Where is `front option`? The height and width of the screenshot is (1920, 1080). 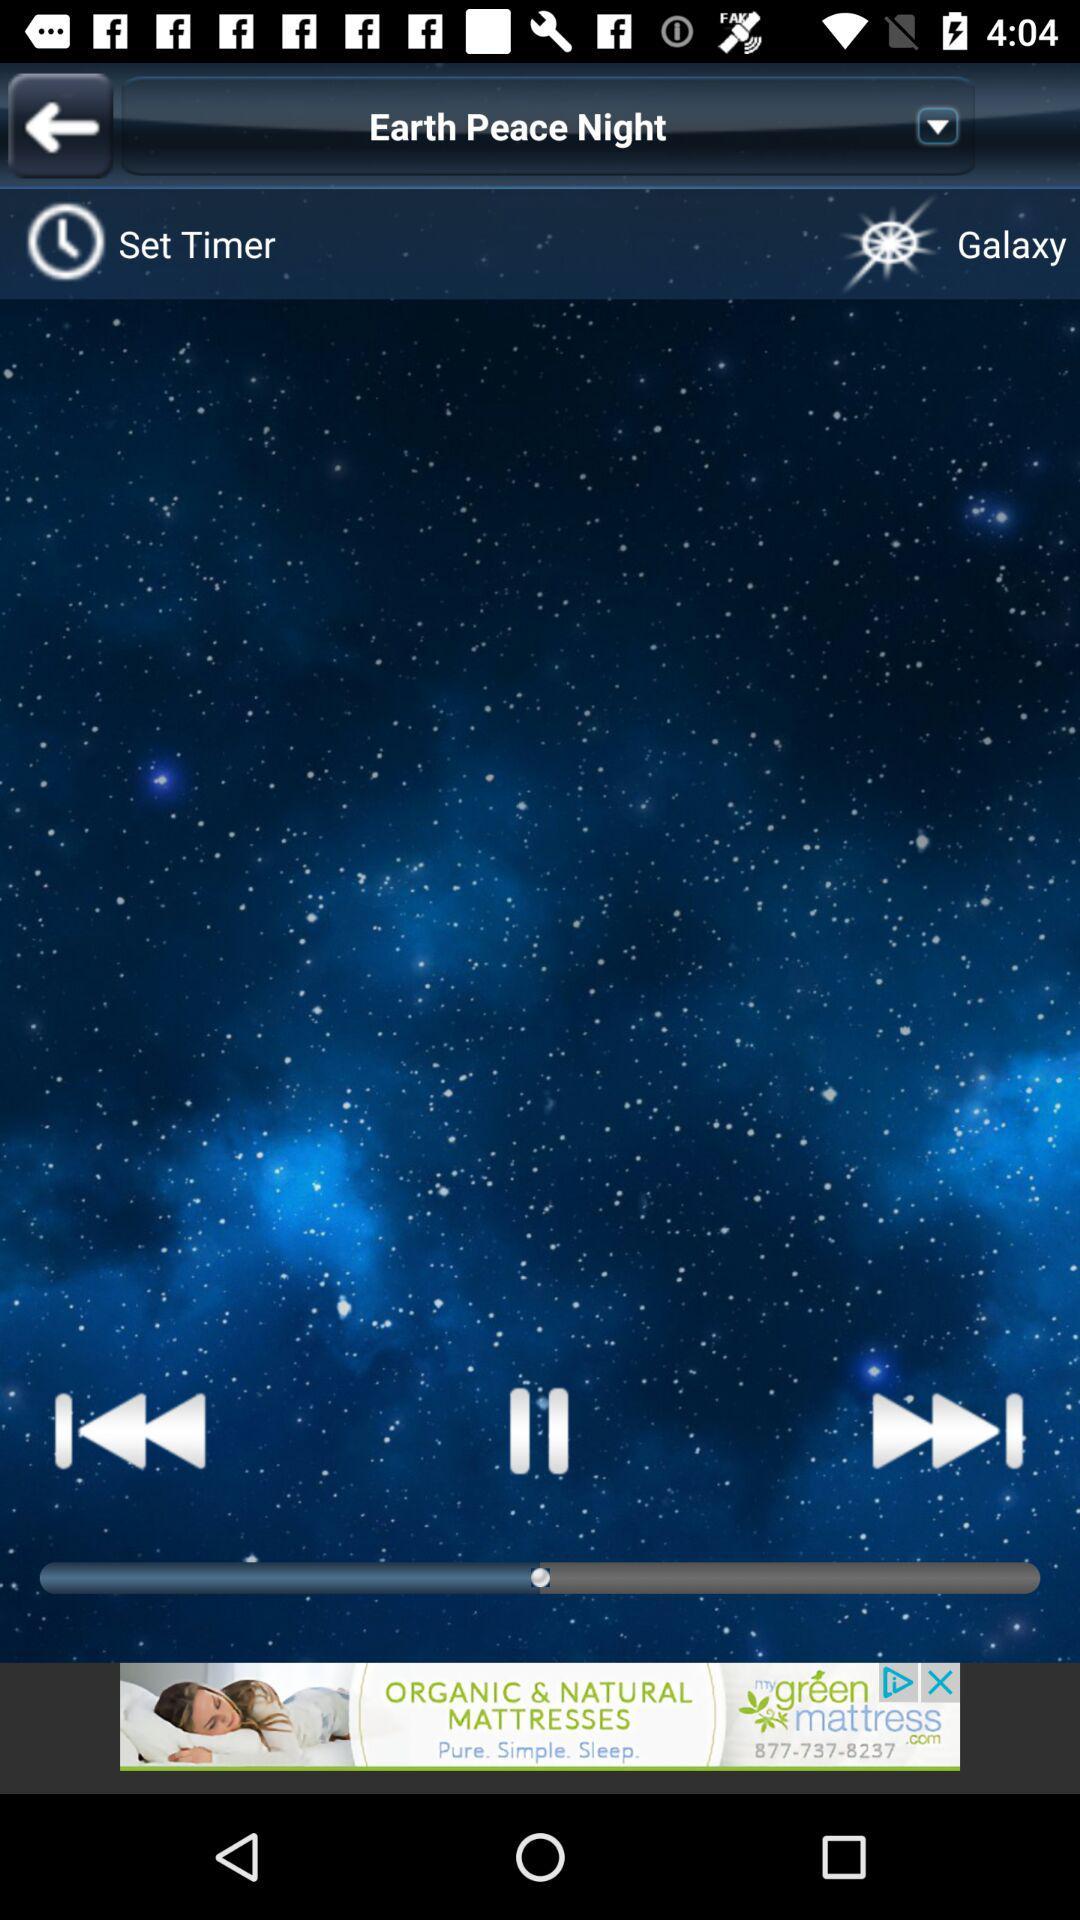
front option is located at coordinates (59, 124).